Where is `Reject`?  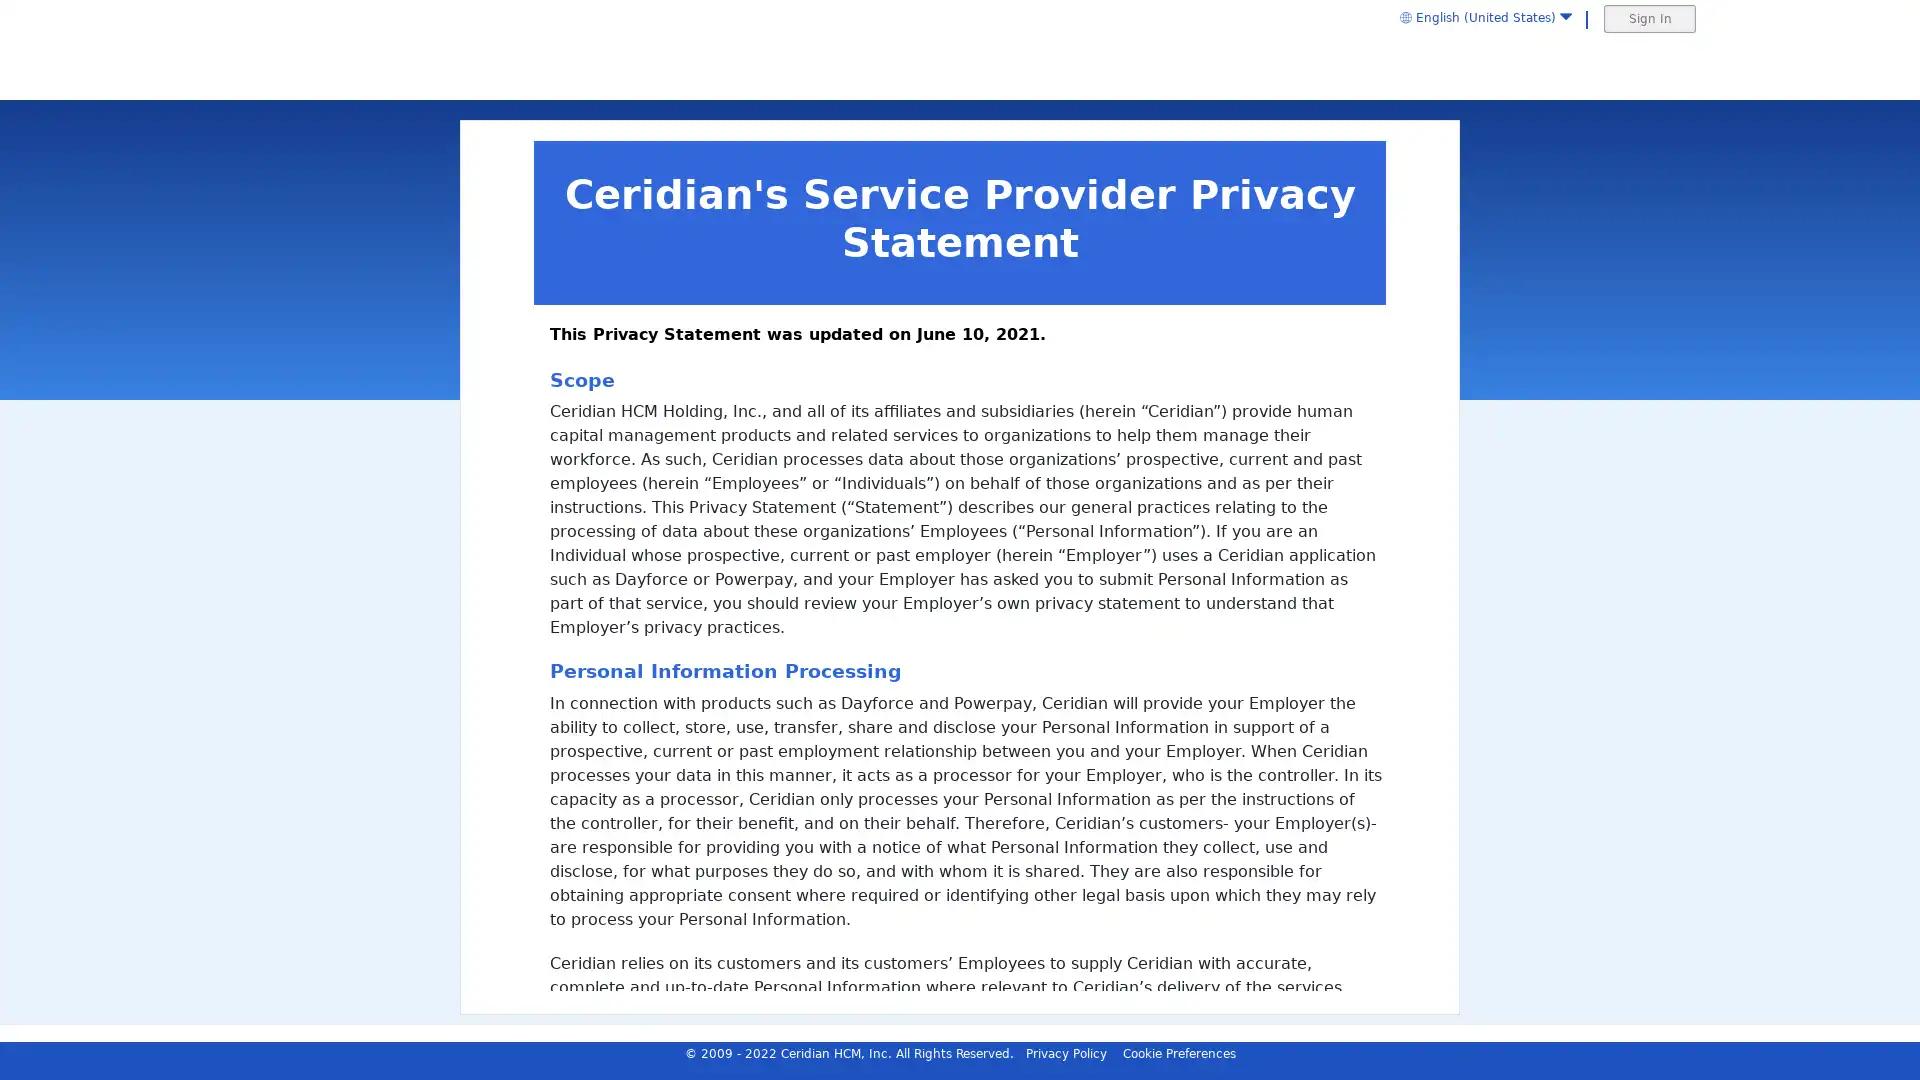
Reject is located at coordinates (1725, 1017).